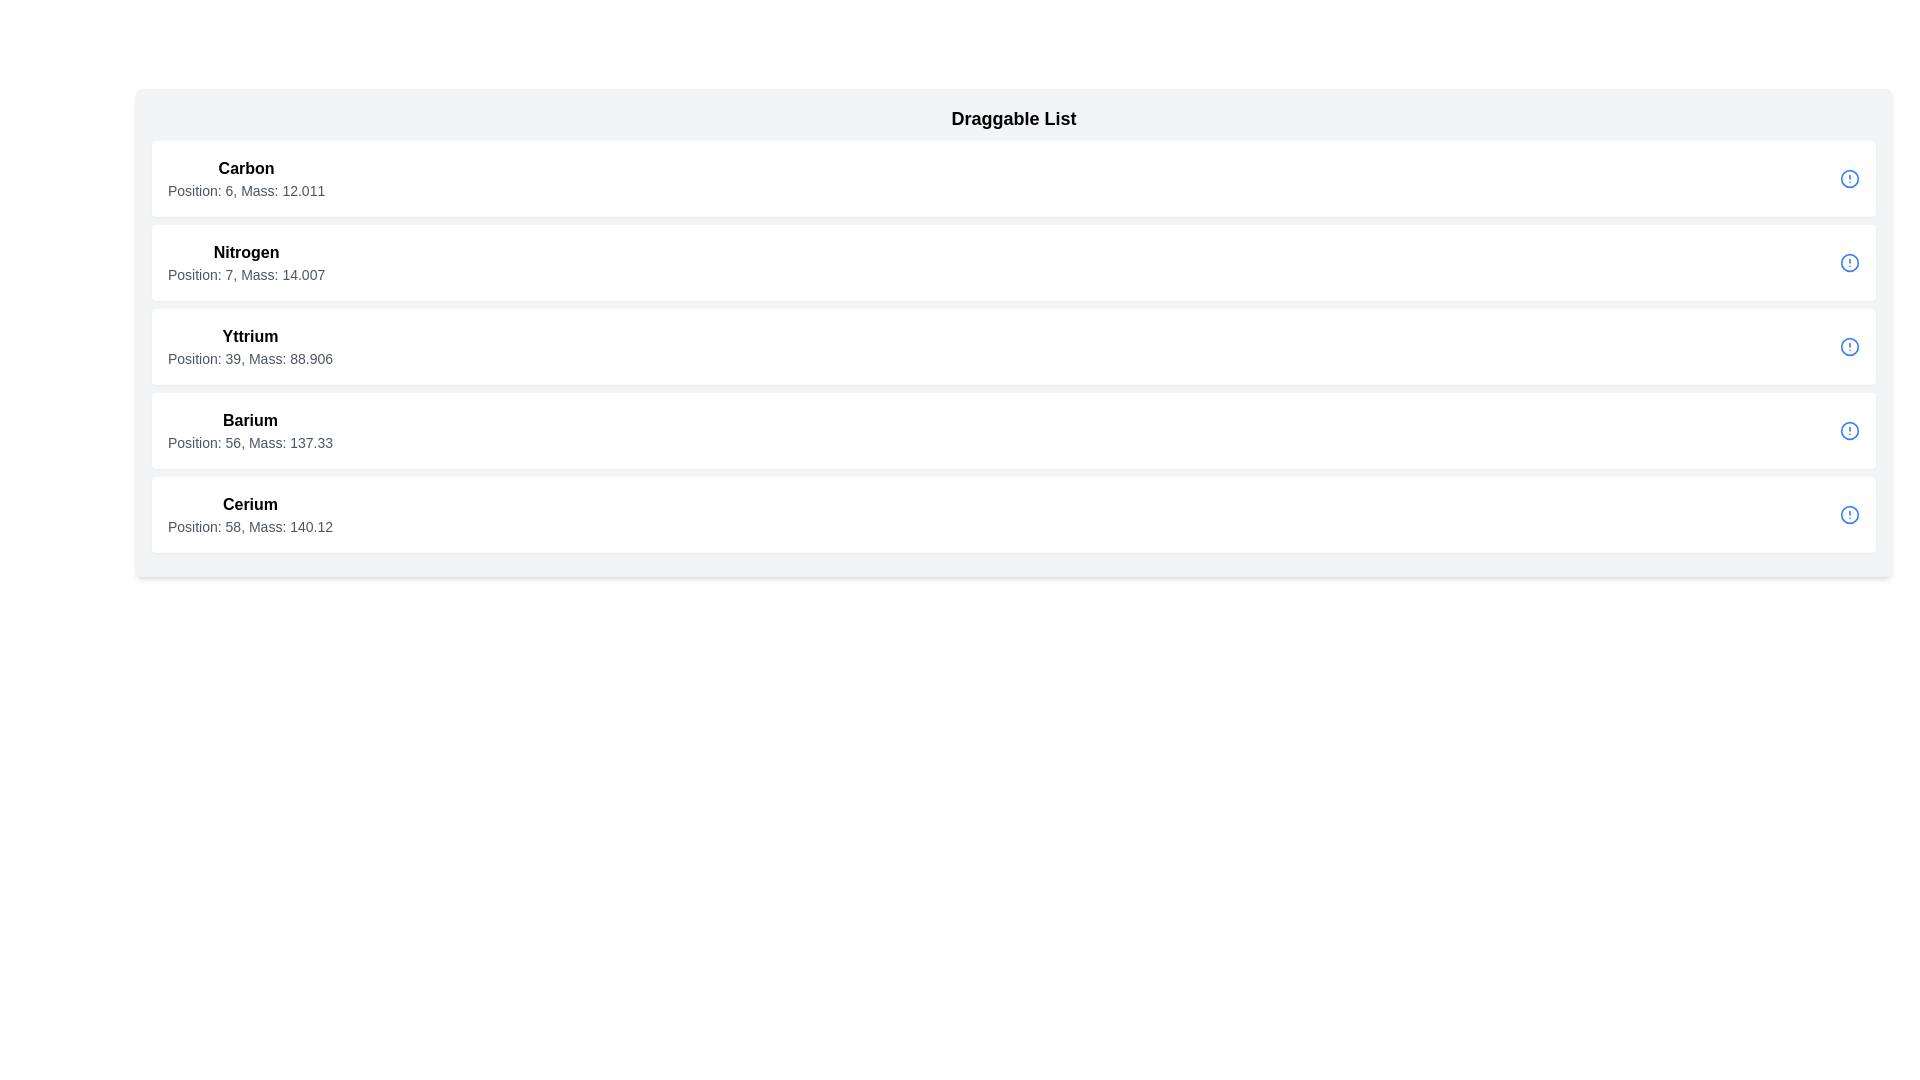 The image size is (1920, 1080). Describe the element at coordinates (249, 430) in the screenshot. I see `information from the Text Block displaying 'Barium' and its properties, which is the third entry in a vertical list` at that location.